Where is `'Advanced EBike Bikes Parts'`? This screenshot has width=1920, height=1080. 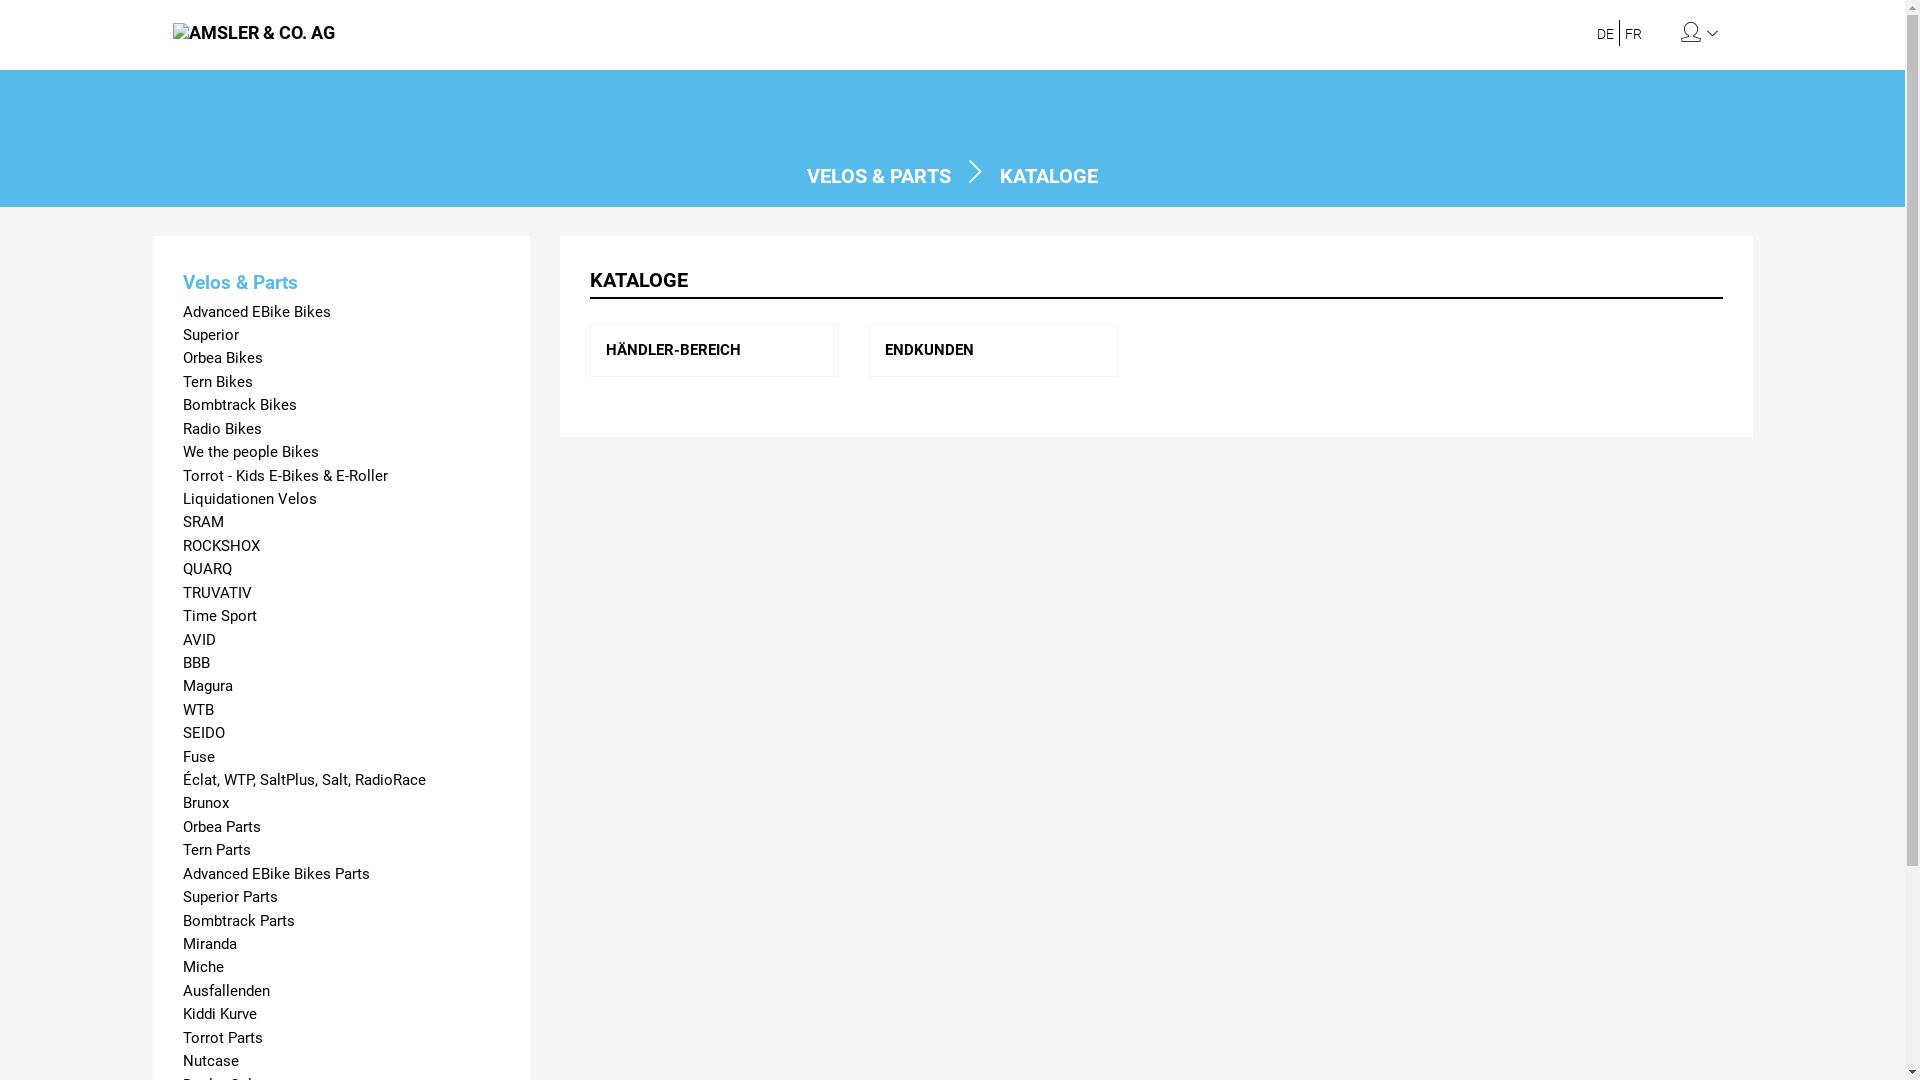
'Advanced EBike Bikes Parts' is located at coordinates (340, 873).